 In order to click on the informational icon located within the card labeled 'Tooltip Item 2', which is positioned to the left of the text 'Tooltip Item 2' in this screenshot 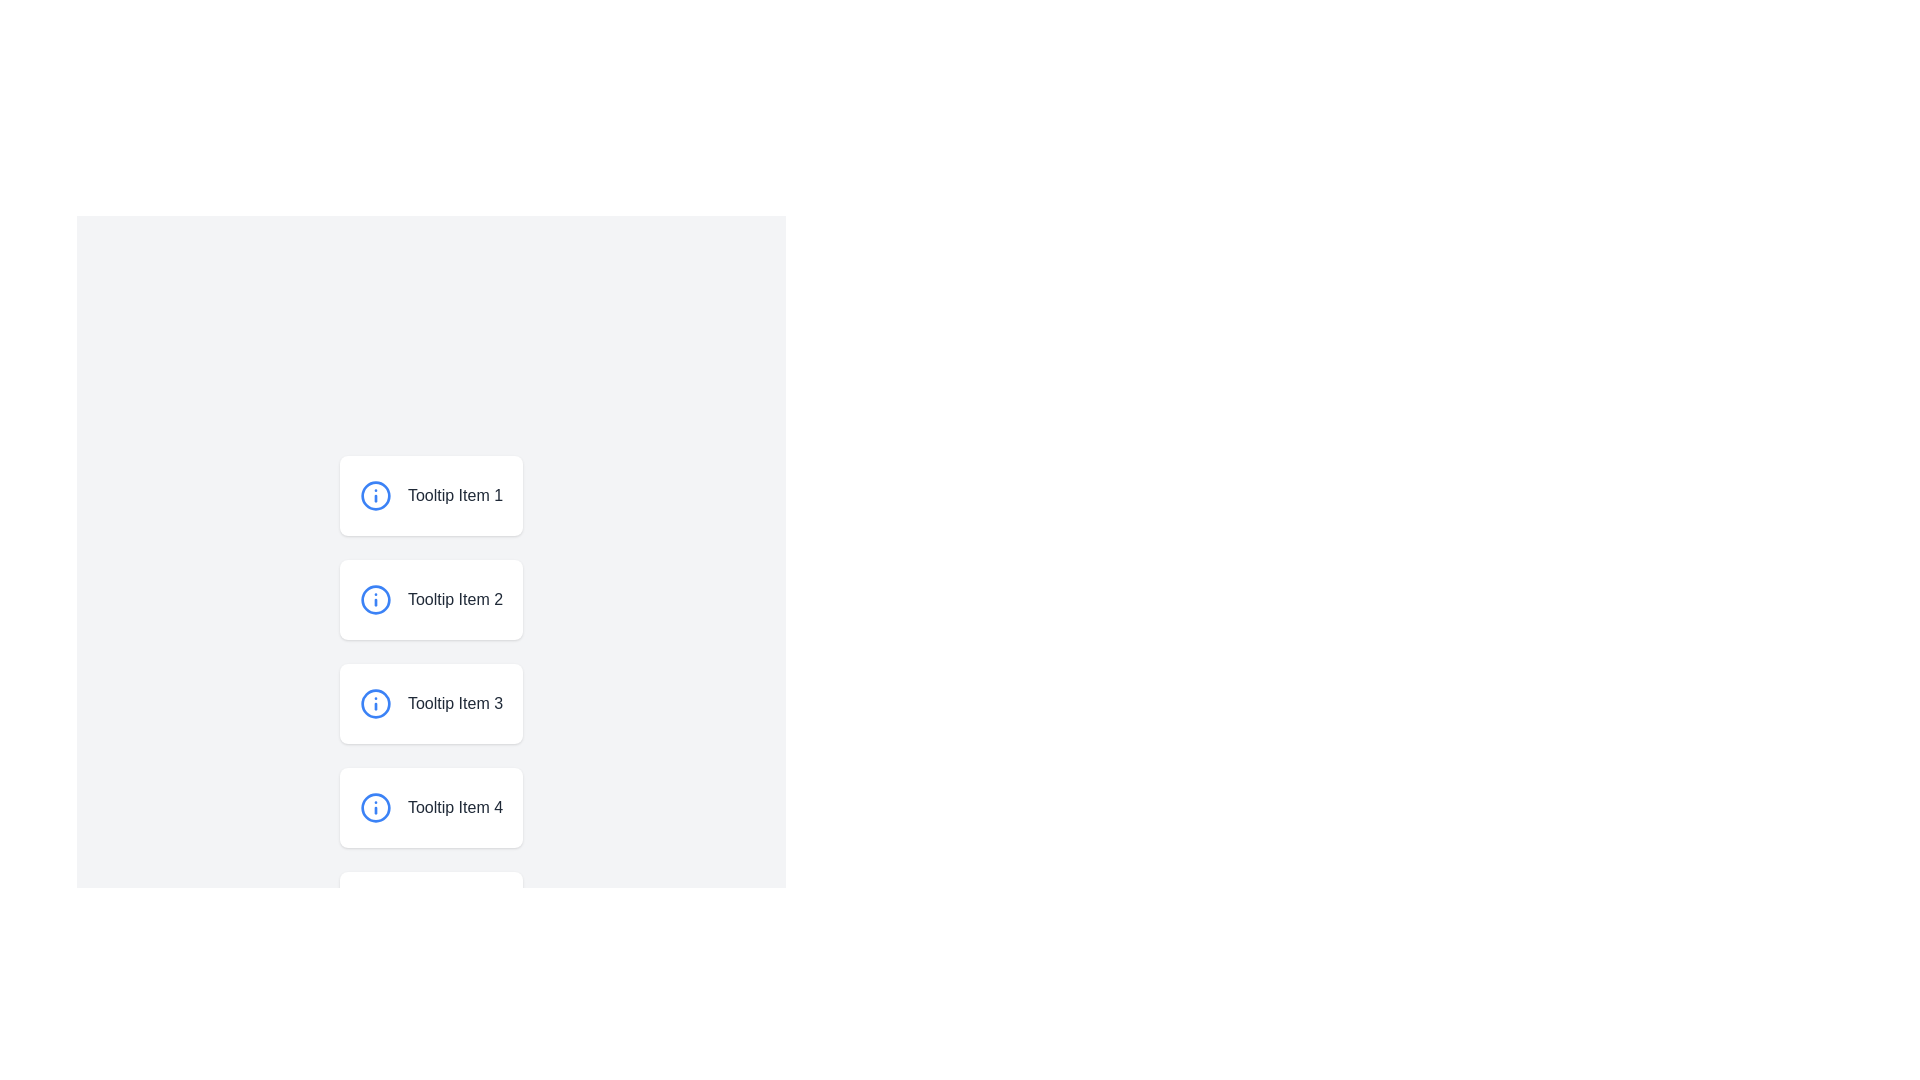, I will do `click(375, 599)`.